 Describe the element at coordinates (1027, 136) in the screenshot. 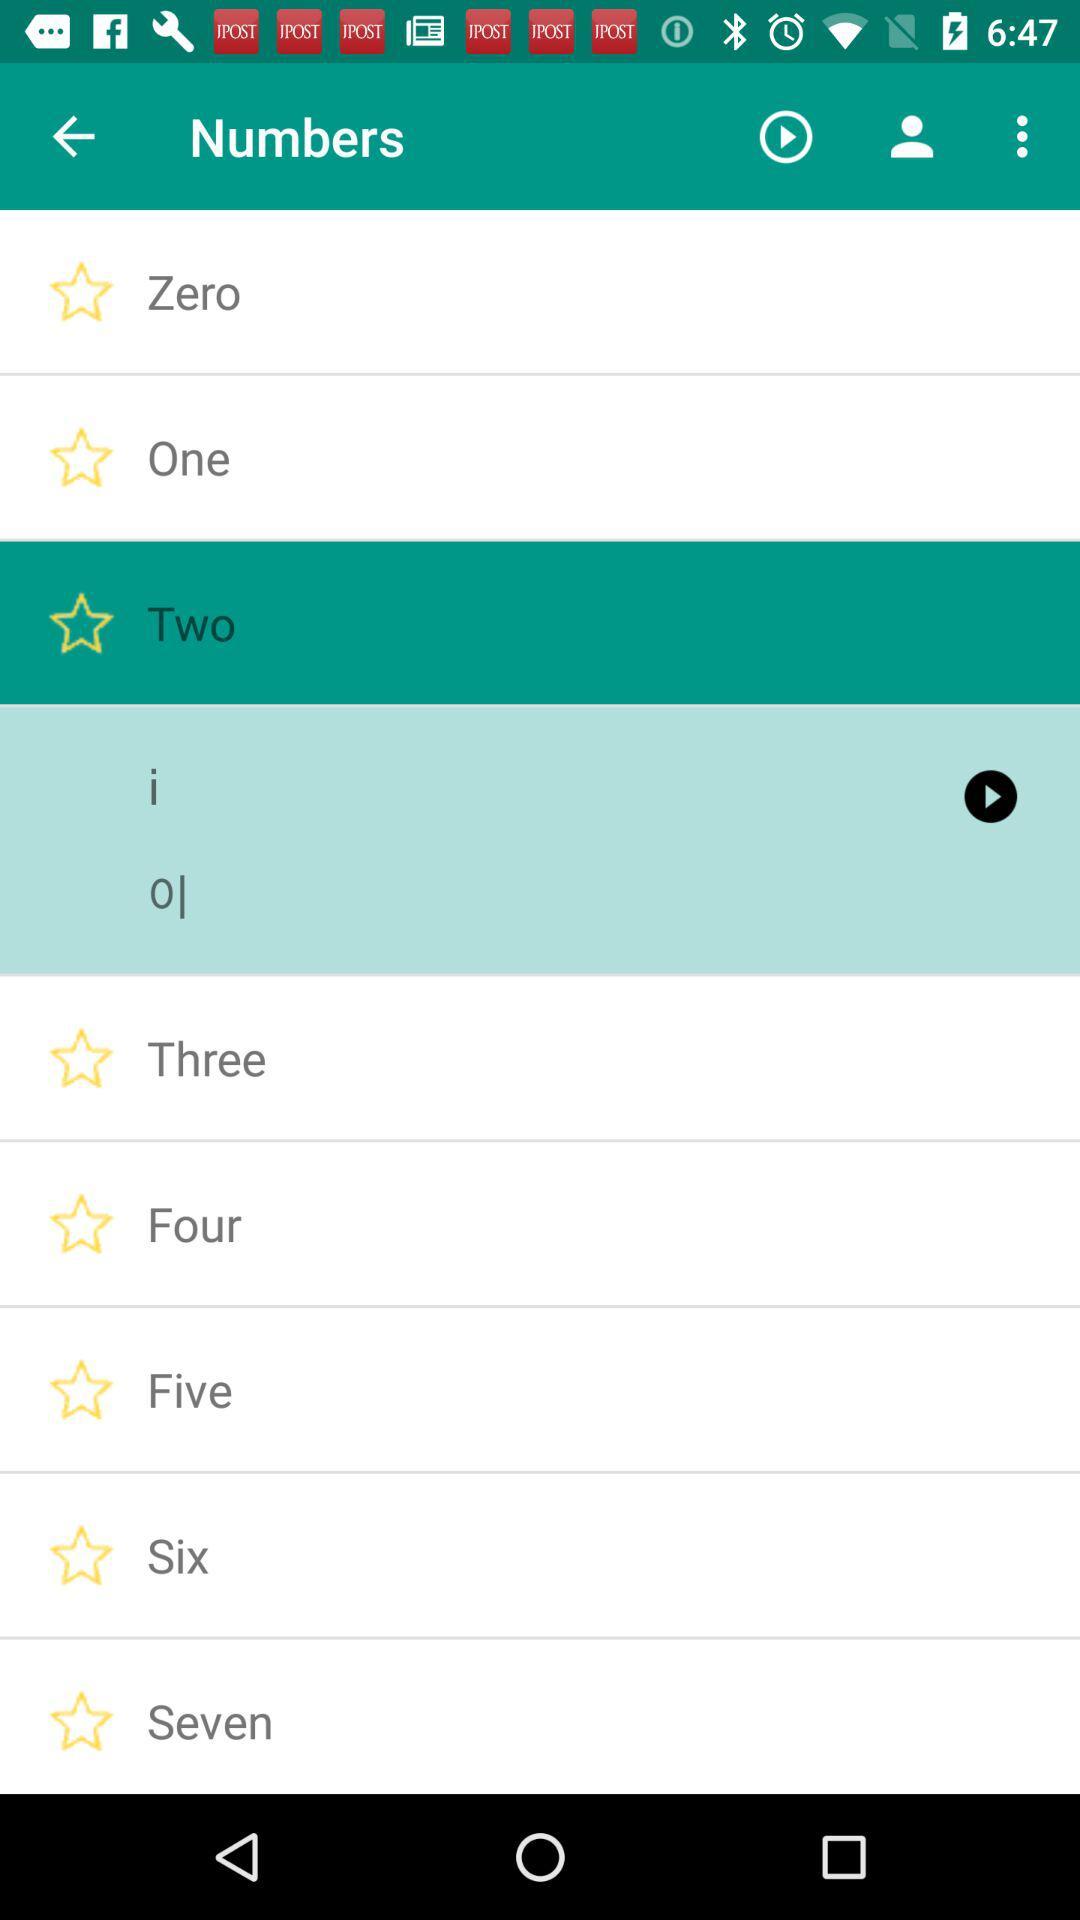

I see `menu icon` at that location.